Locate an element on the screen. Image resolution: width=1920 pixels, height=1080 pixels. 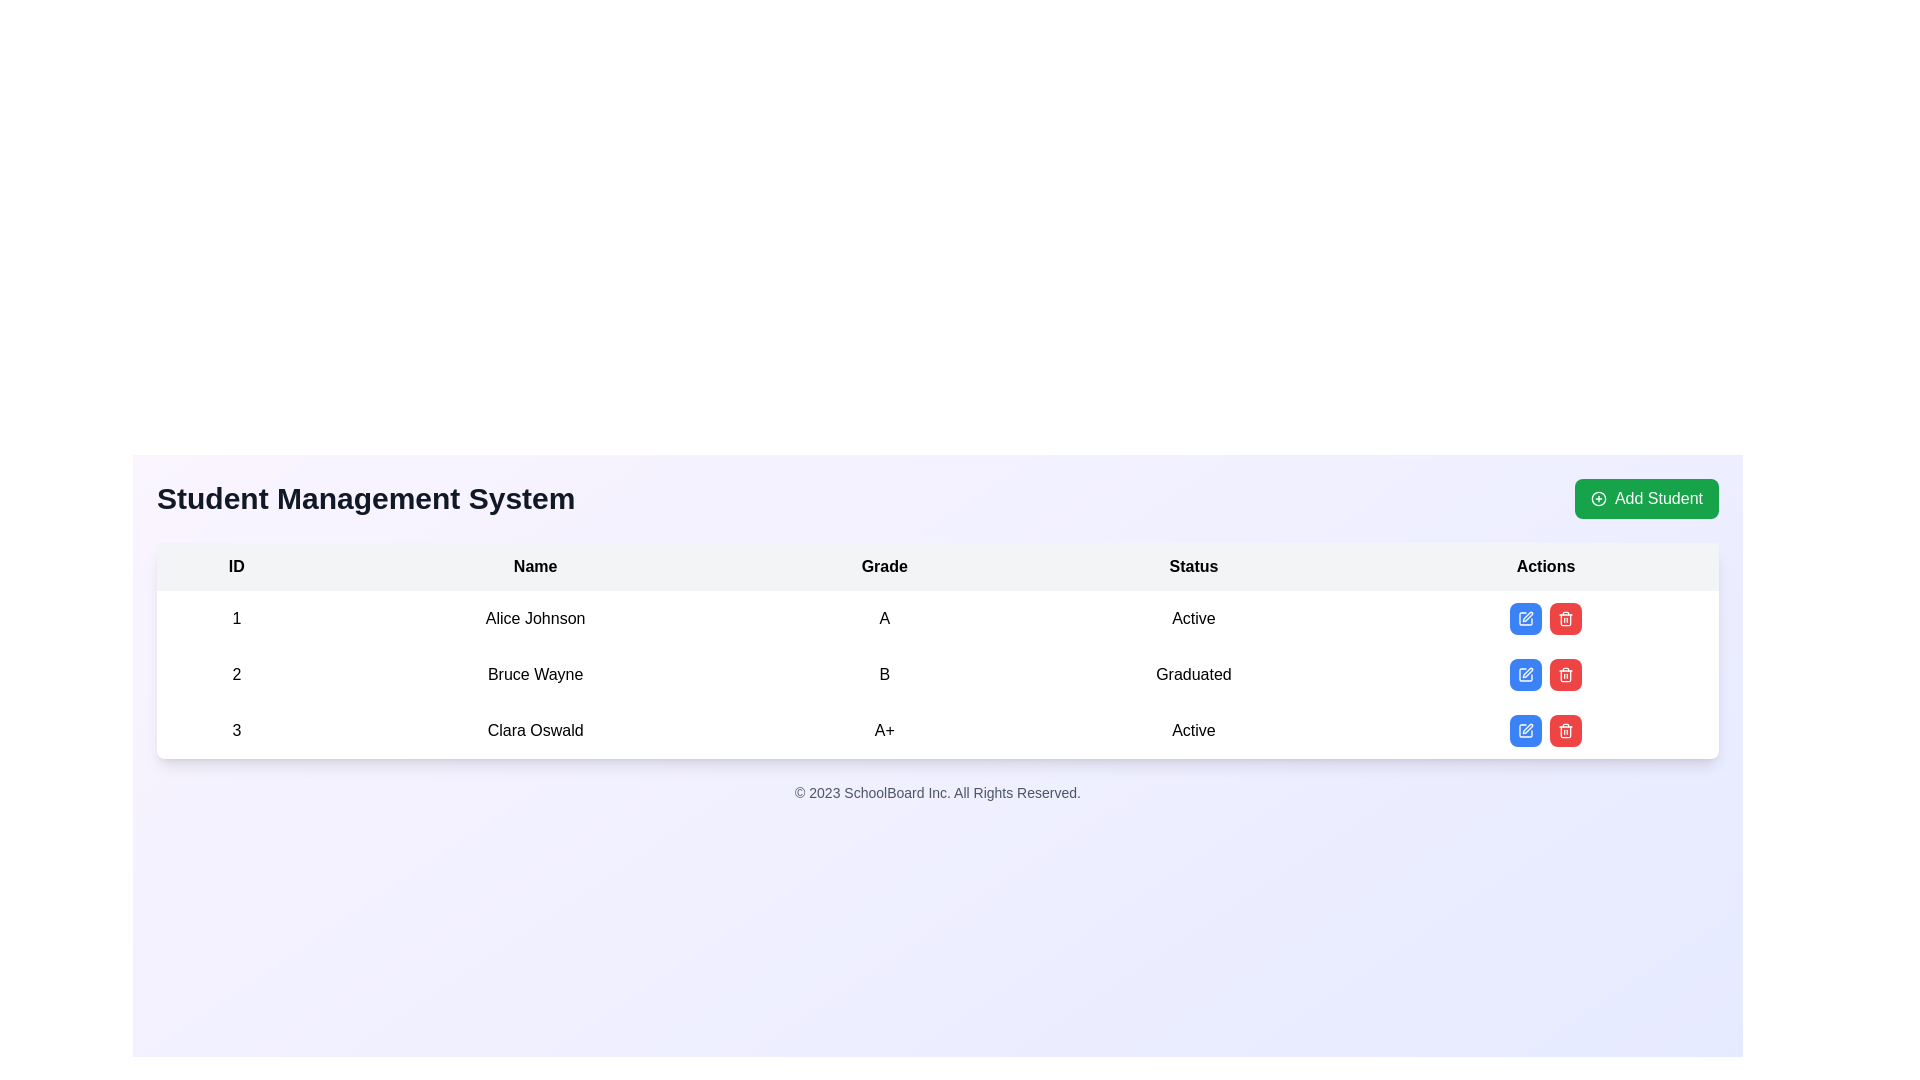
the static text label that identifies an individual, located under the 'Name' column in the first row of the table is located at coordinates (535, 617).